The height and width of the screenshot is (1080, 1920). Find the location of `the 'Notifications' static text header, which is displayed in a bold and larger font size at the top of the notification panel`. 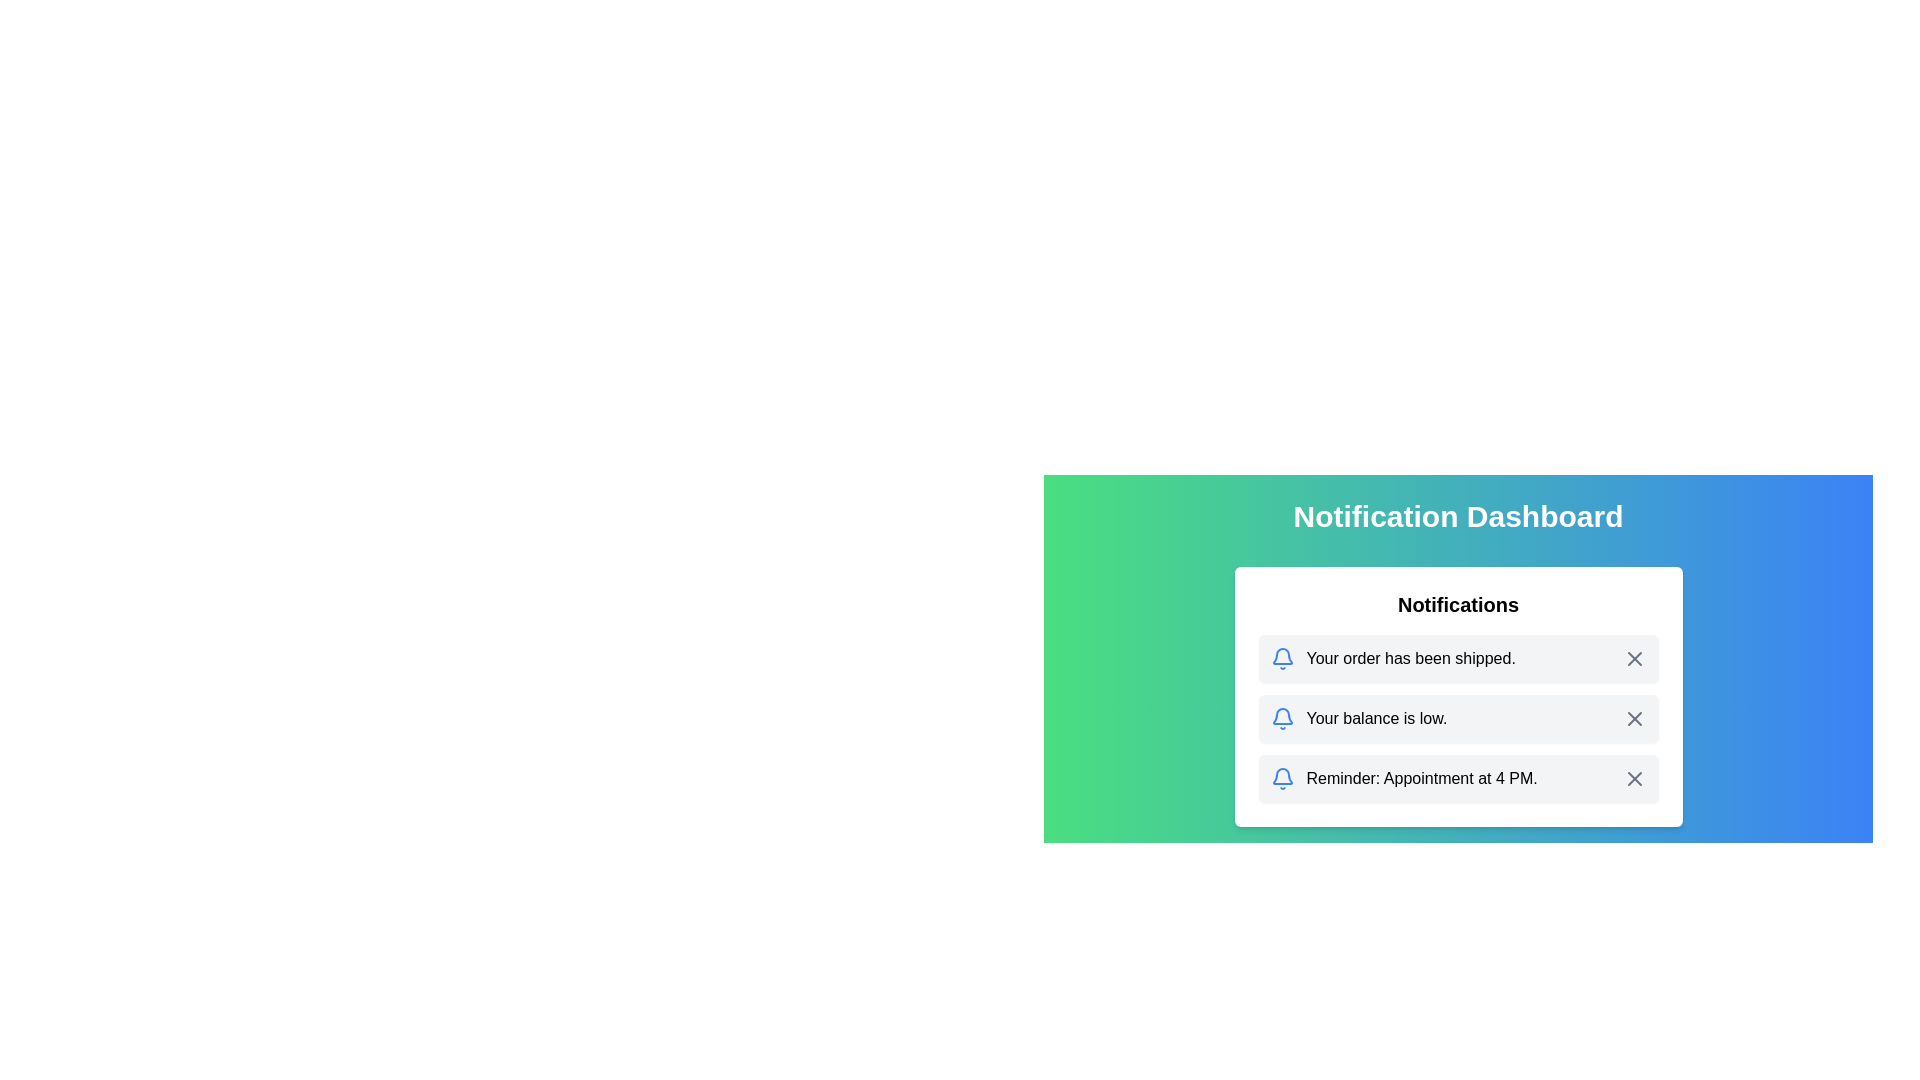

the 'Notifications' static text header, which is displayed in a bold and larger font size at the top of the notification panel is located at coordinates (1458, 604).